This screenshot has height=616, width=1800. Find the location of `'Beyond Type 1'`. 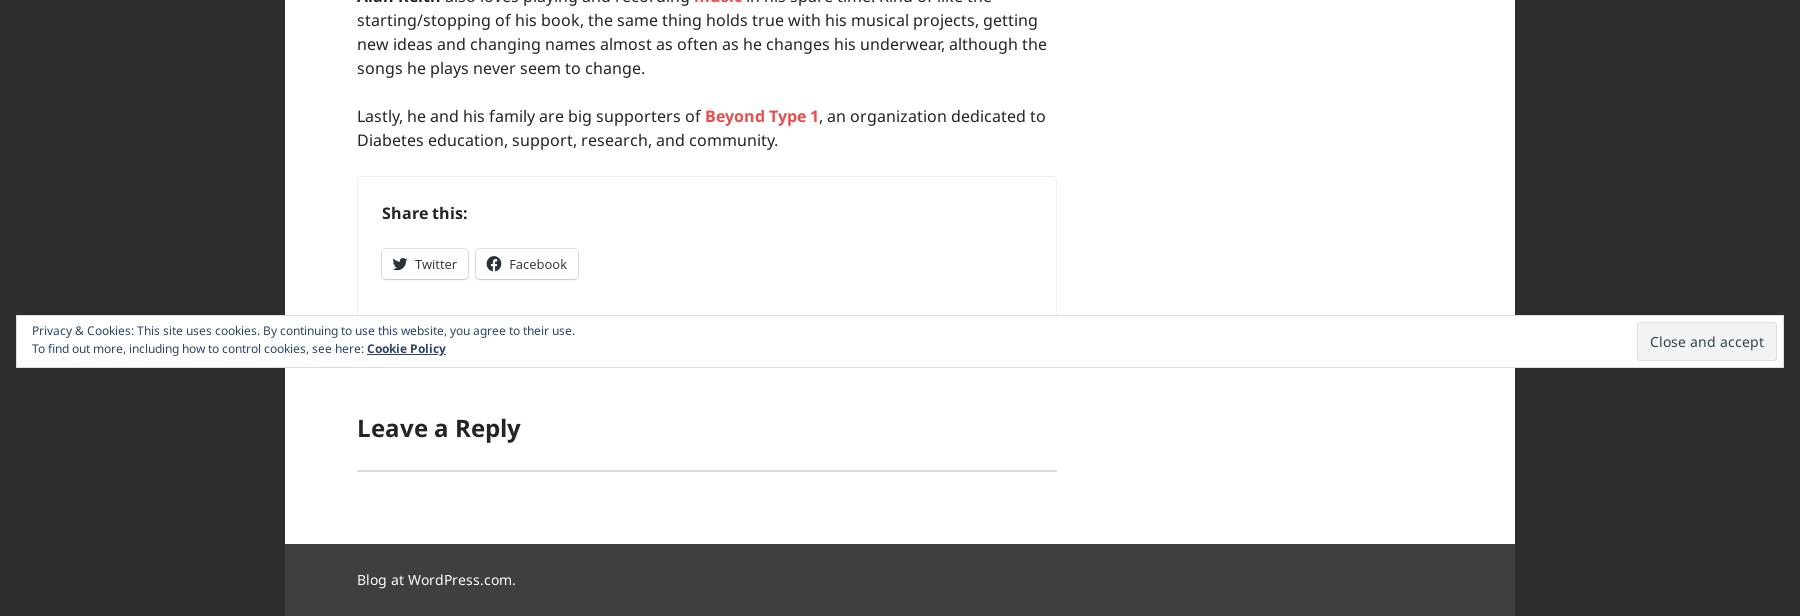

'Beyond Type 1' is located at coordinates (760, 115).